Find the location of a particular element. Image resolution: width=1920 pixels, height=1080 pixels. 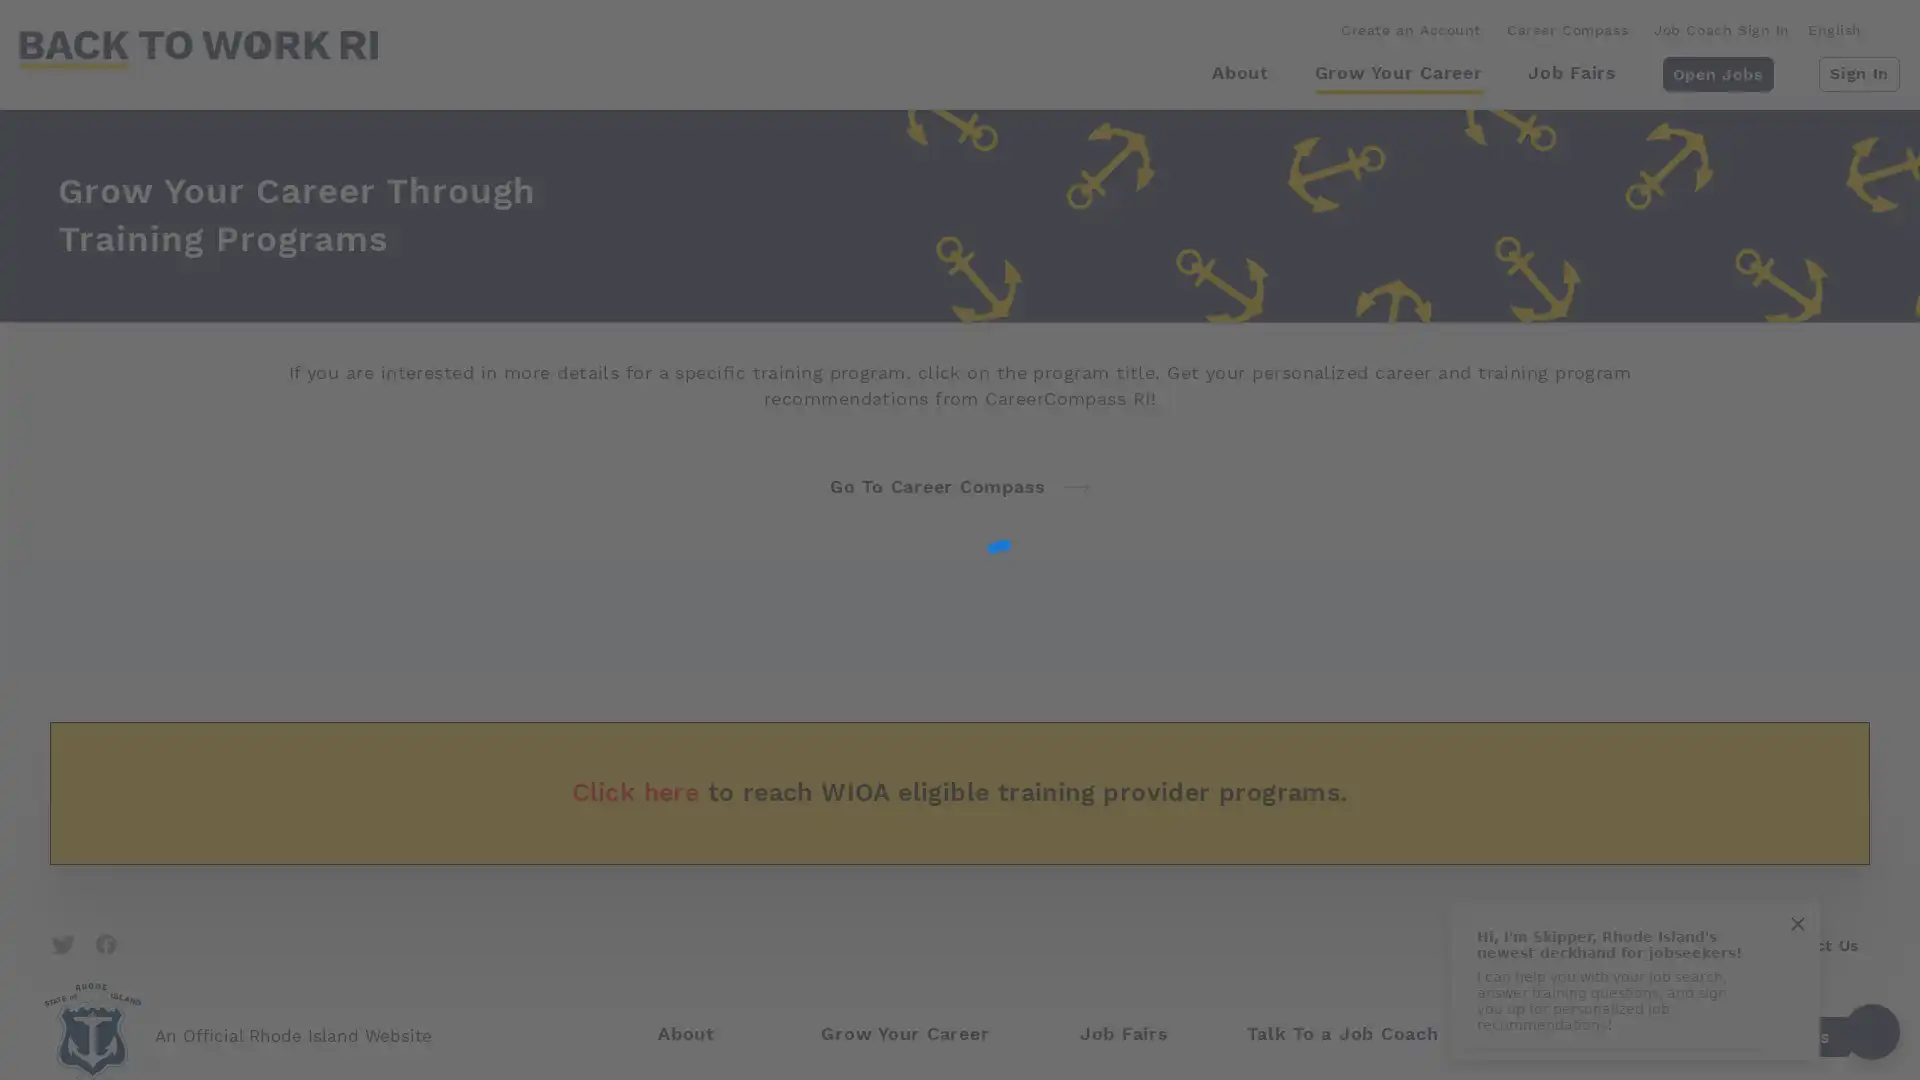

not favorite Favorite is located at coordinates (858, 632).